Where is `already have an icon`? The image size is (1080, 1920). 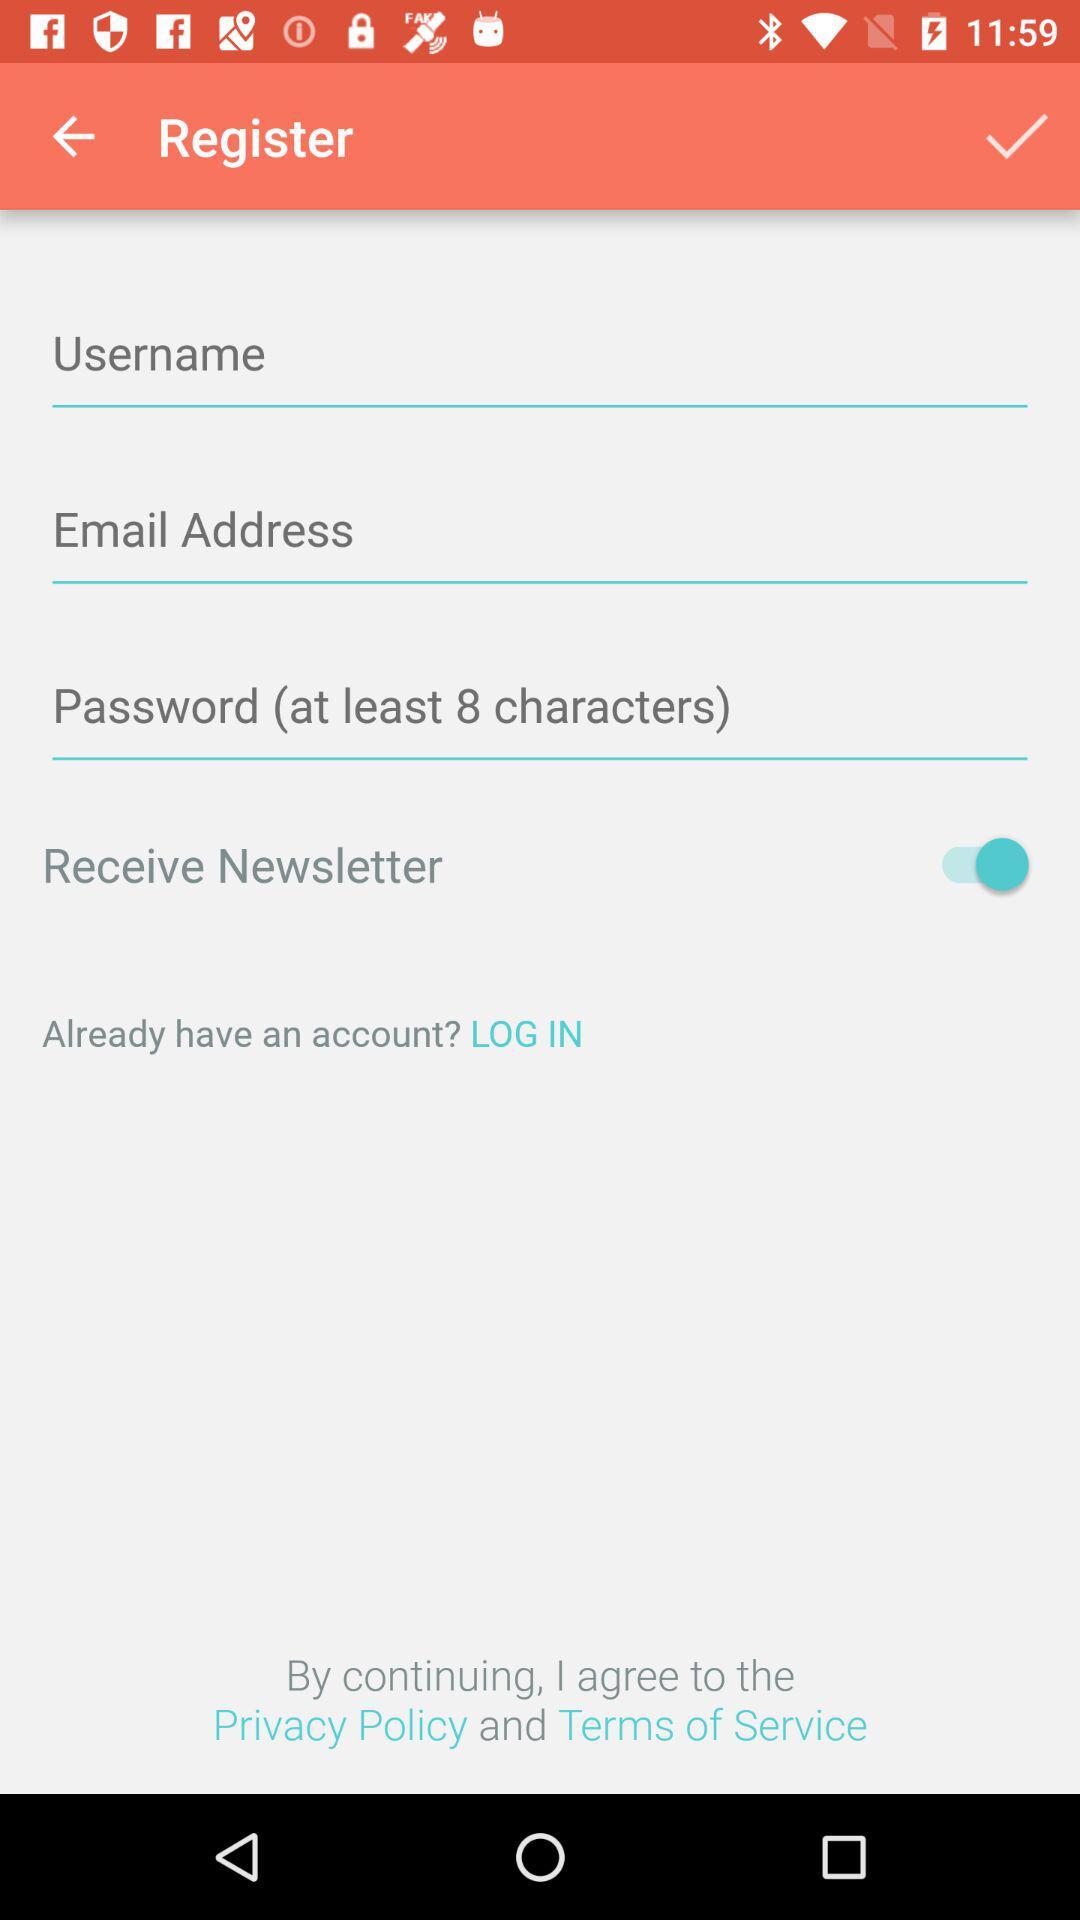 already have an icon is located at coordinates (540, 1032).